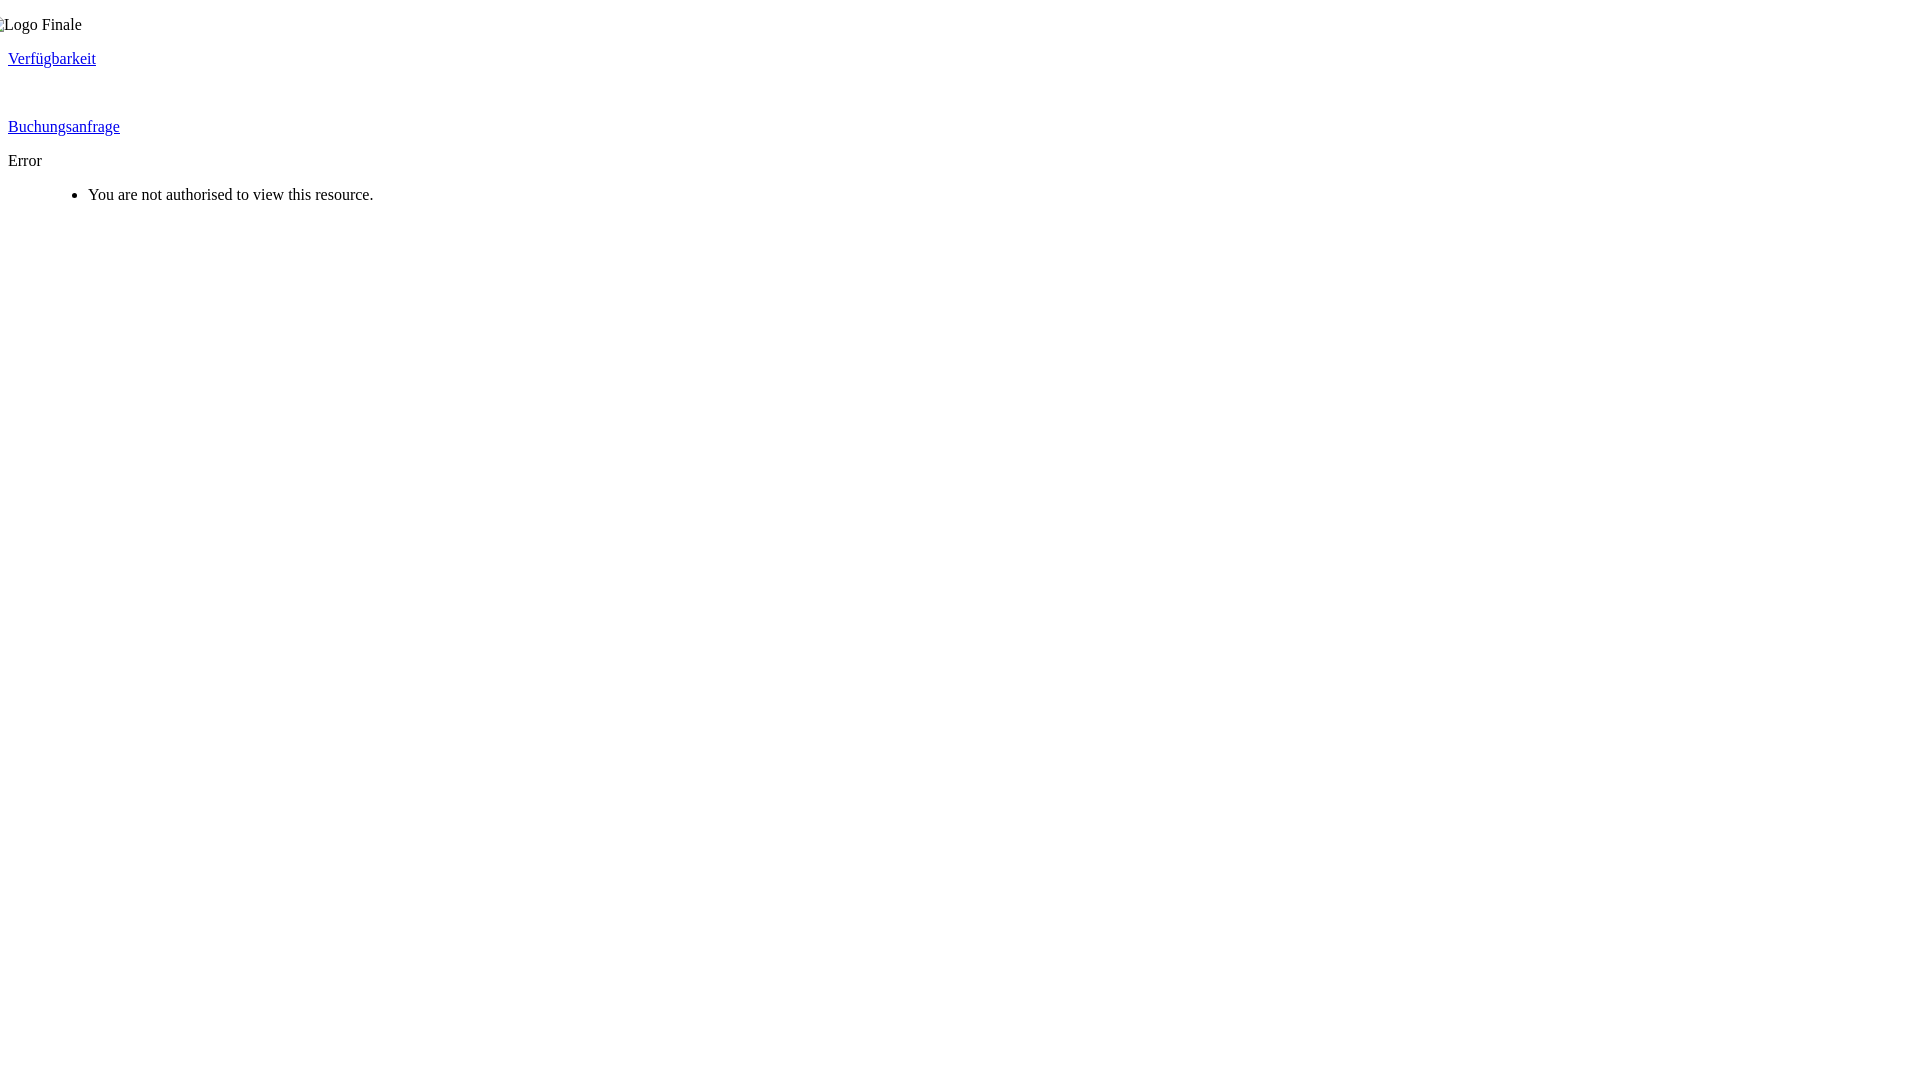 Image resolution: width=1920 pixels, height=1080 pixels. Describe the element at coordinates (63, 126) in the screenshot. I see `'Buchungsanfrage'` at that location.